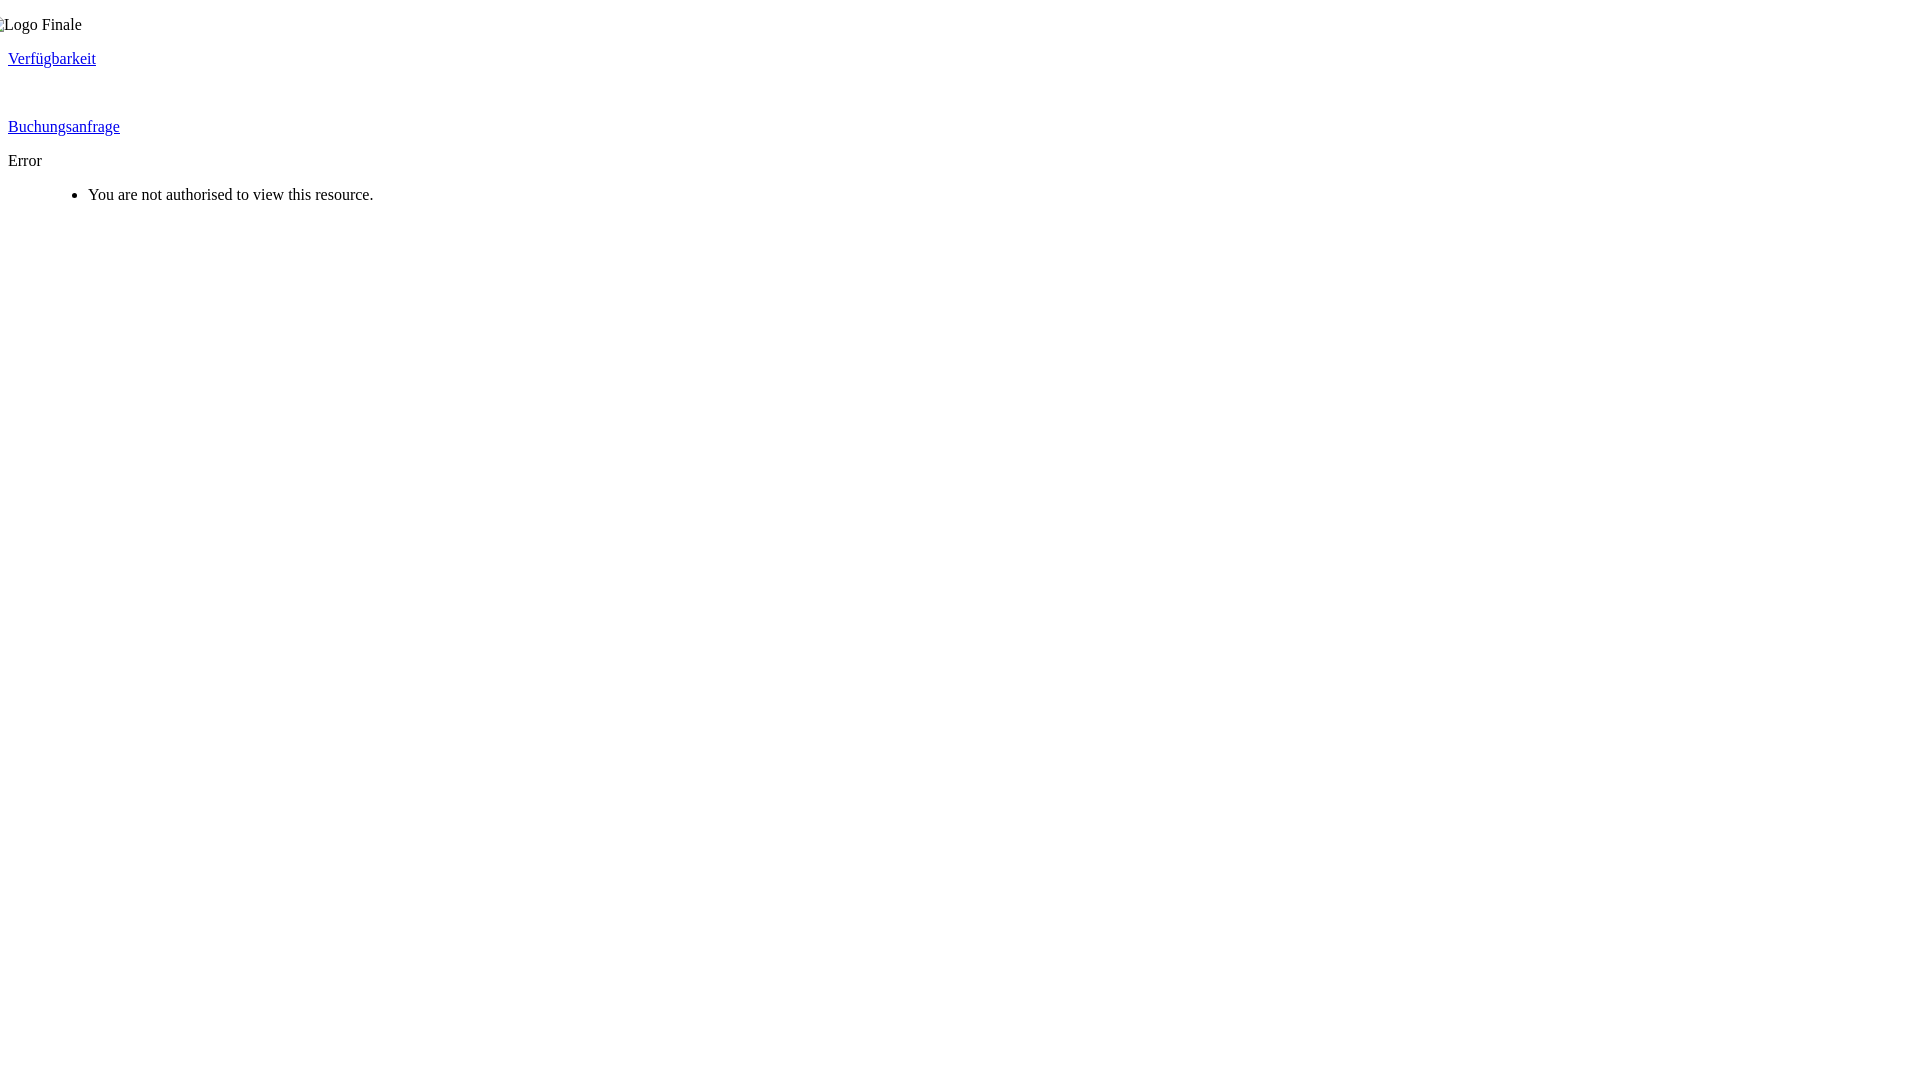 Image resolution: width=1920 pixels, height=1080 pixels. Describe the element at coordinates (63, 126) in the screenshot. I see `'Buchungsanfrage'` at that location.